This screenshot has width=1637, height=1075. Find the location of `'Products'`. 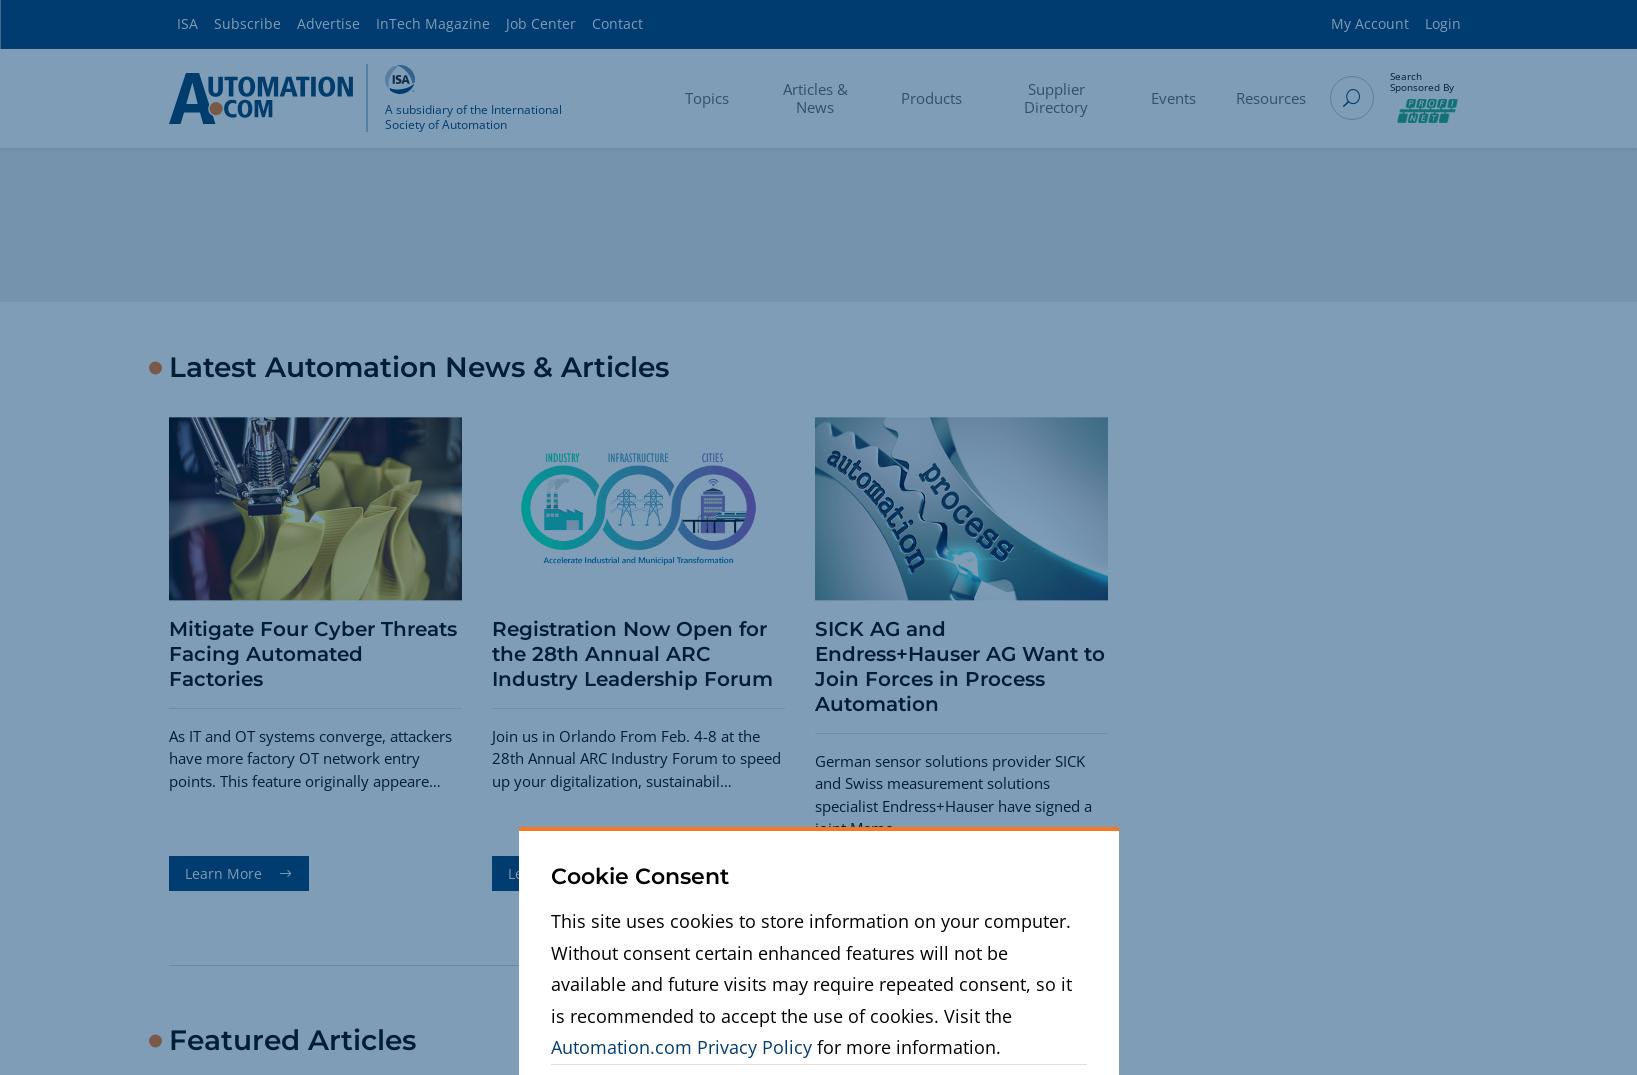

'Products' is located at coordinates (900, 97).